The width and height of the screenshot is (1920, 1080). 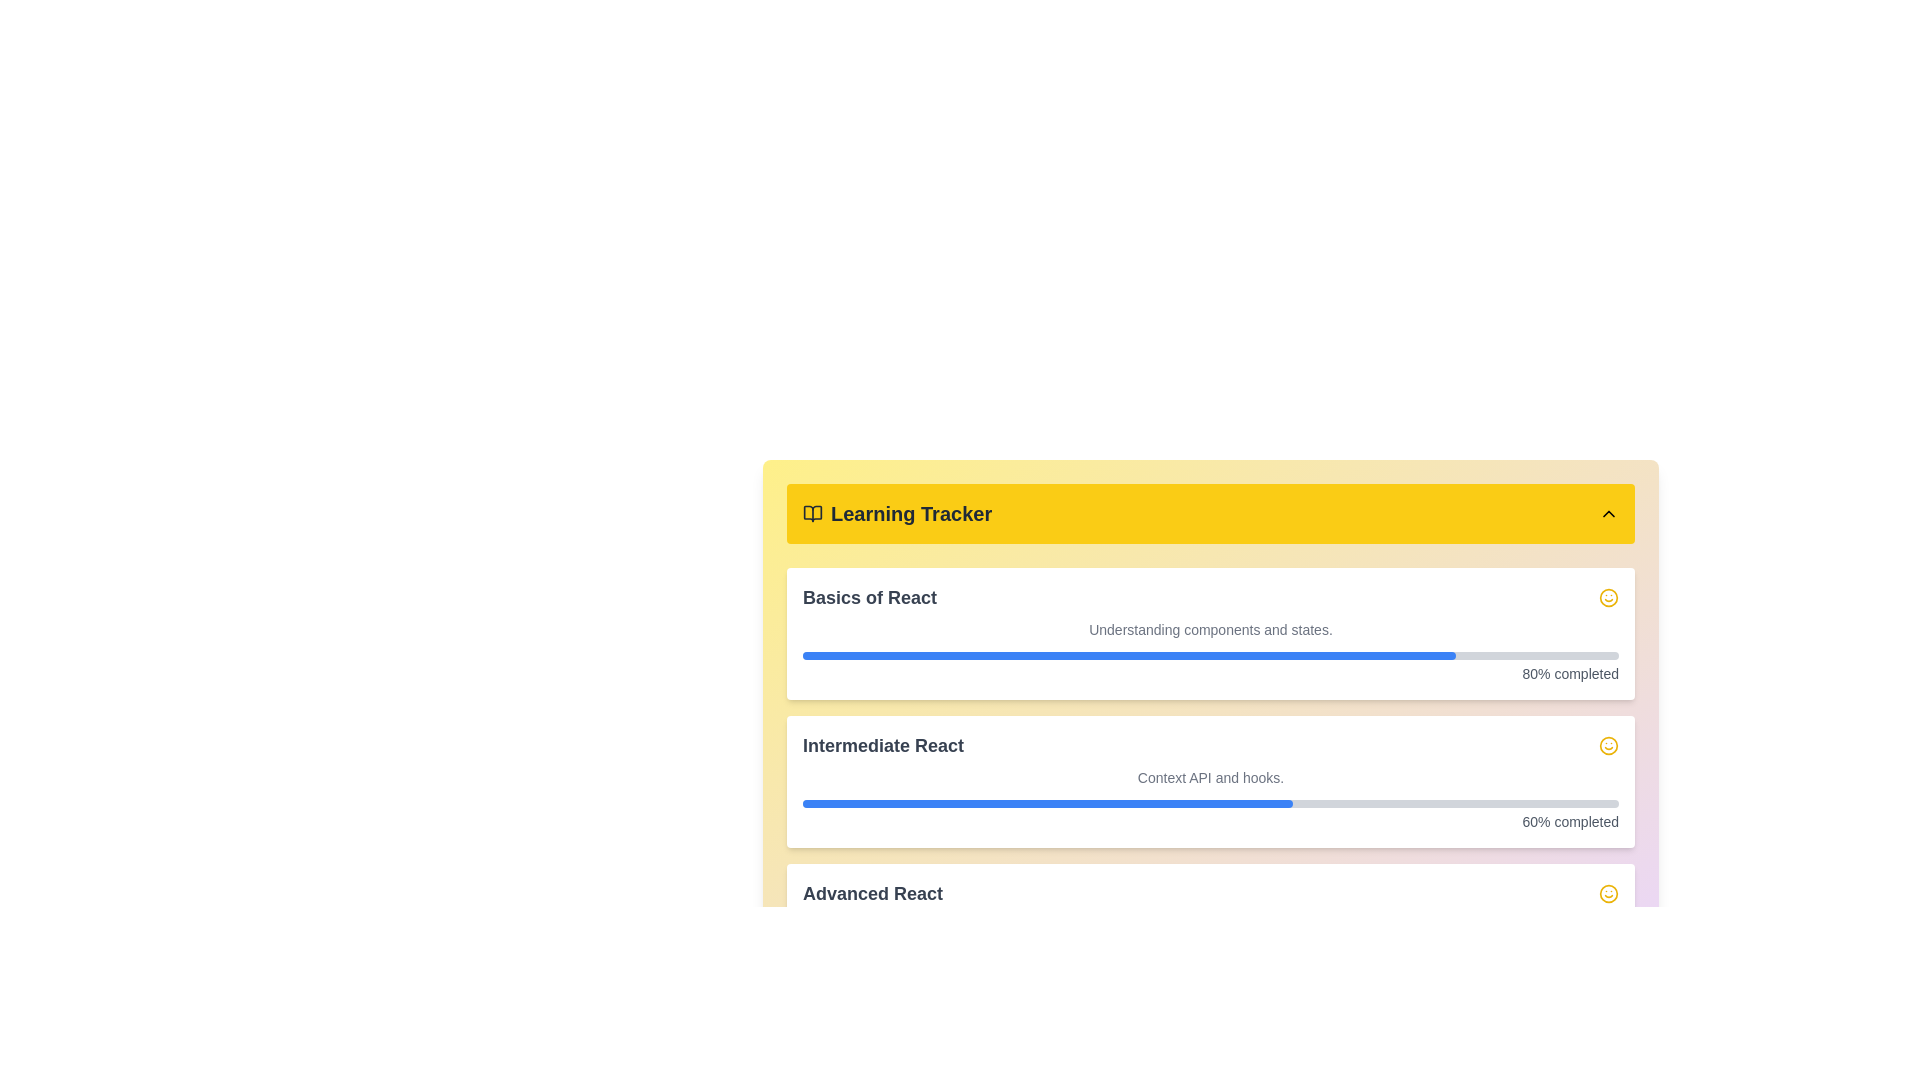 What do you see at coordinates (1209, 777) in the screenshot?
I see `the static text label that provides additional information about the 'Intermediate React' section, specifically mentioning the 'Context API and hooks'` at bounding box center [1209, 777].